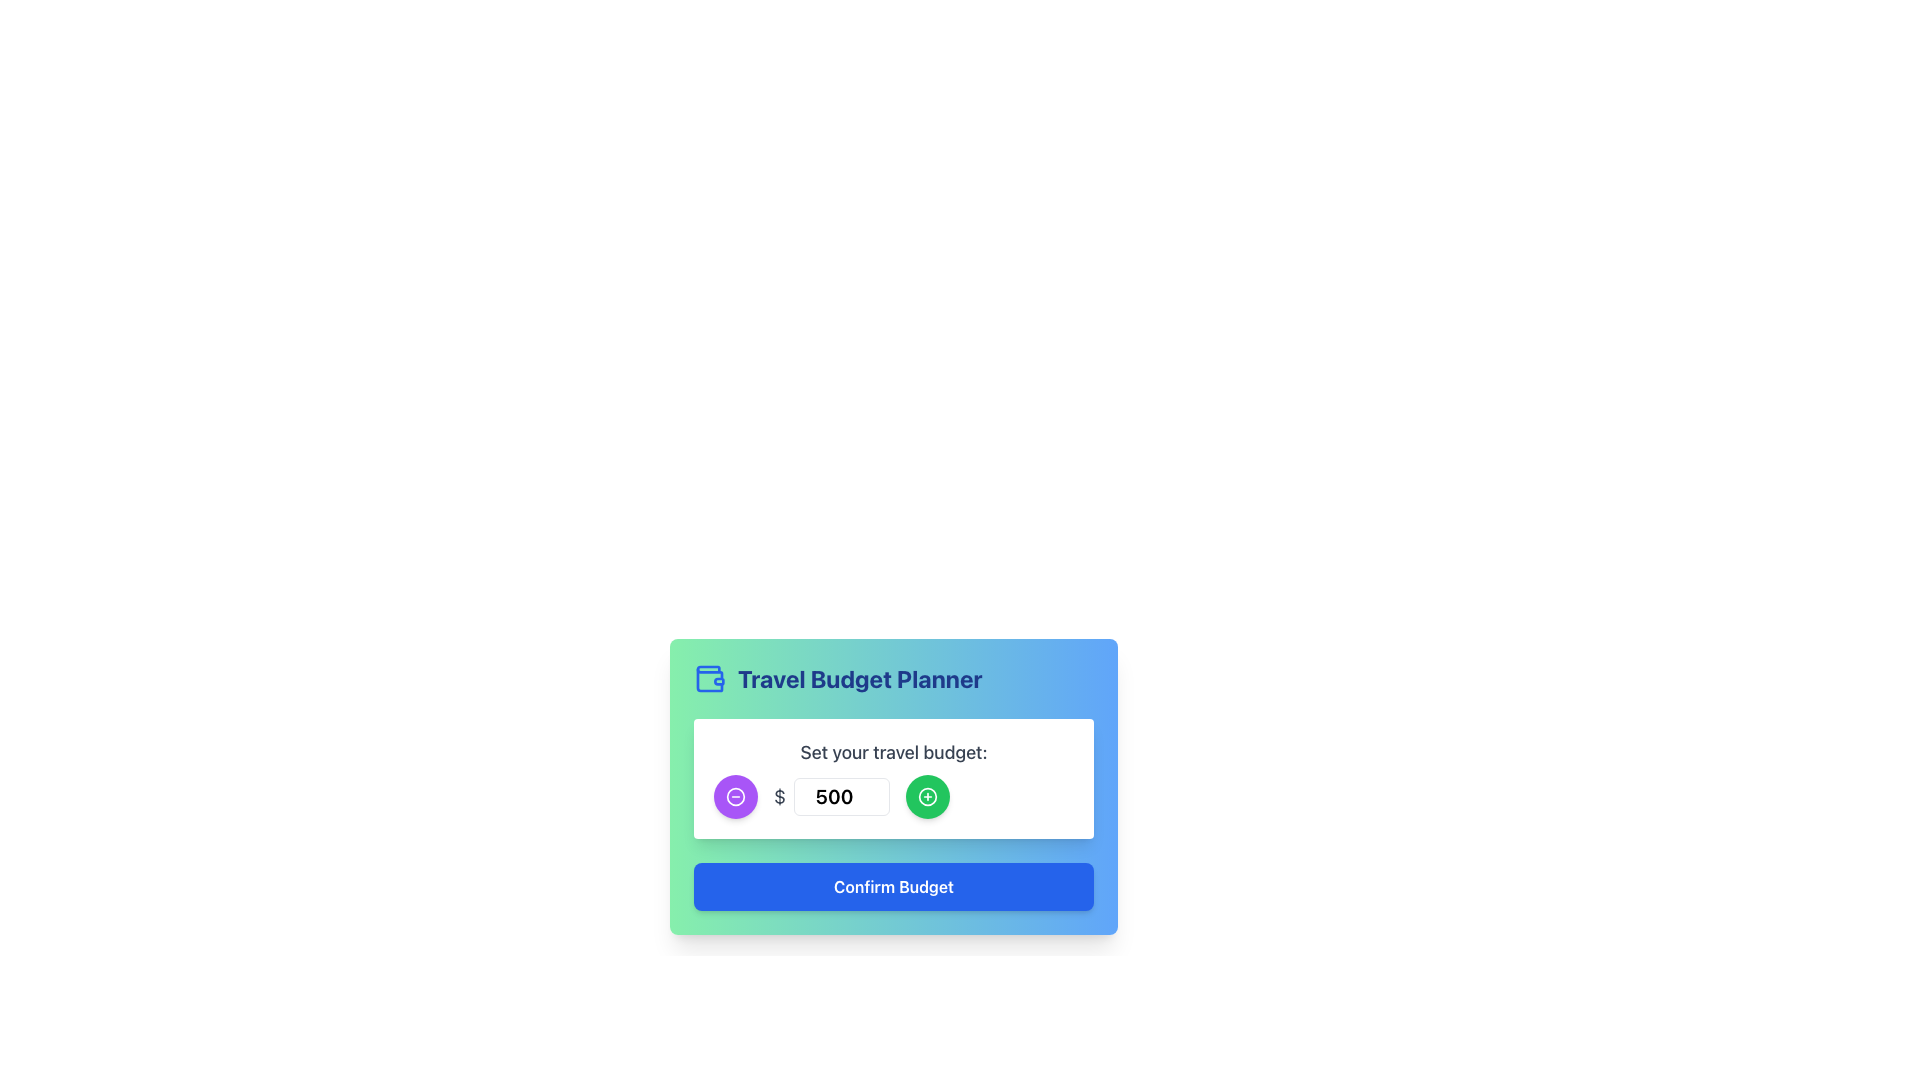 The image size is (1920, 1080). I want to click on the SVG Circle element that serves as a 'plus' button to increase the budget in the 'Travel Budget Planner' modal dialog, so click(926, 796).